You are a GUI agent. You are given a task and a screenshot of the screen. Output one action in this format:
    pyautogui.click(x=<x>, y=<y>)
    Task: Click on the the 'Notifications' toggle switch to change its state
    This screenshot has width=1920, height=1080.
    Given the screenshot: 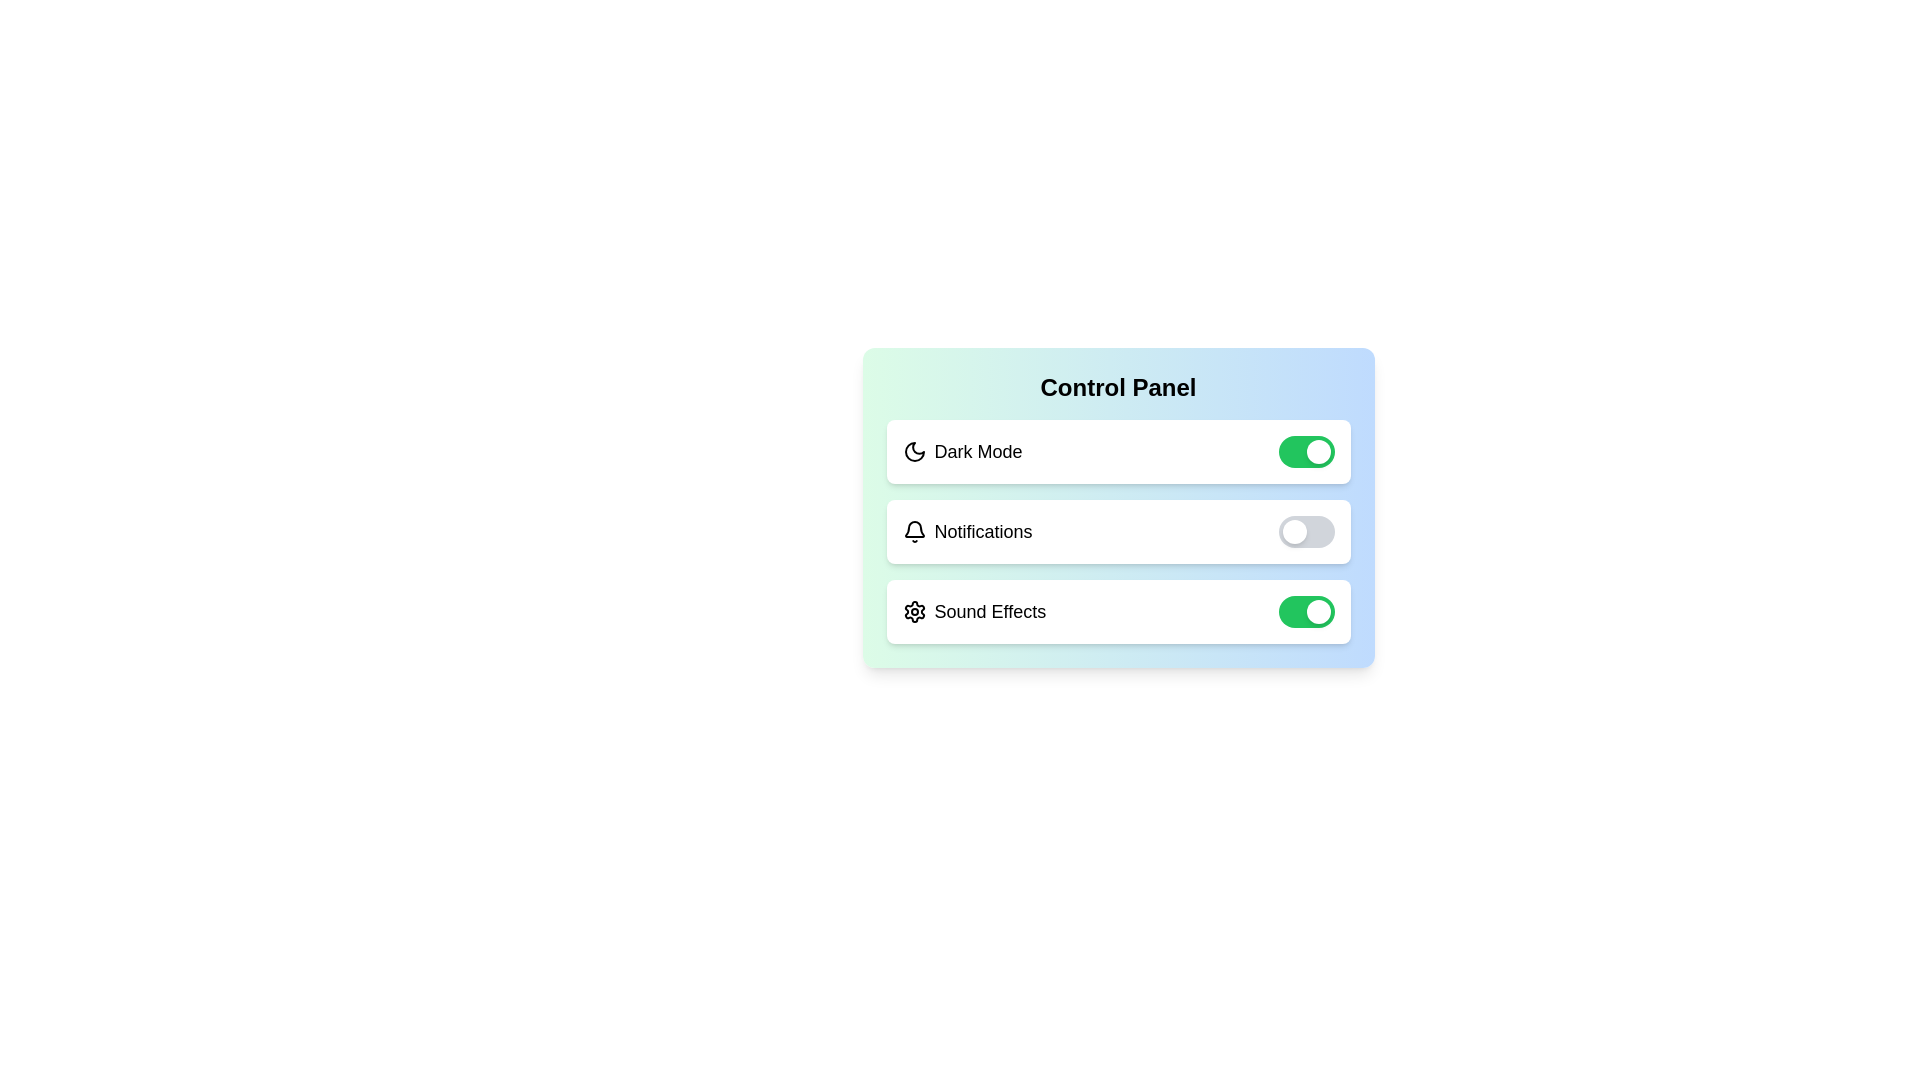 What is the action you would take?
    pyautogui.click(x=1306, y=531)
    